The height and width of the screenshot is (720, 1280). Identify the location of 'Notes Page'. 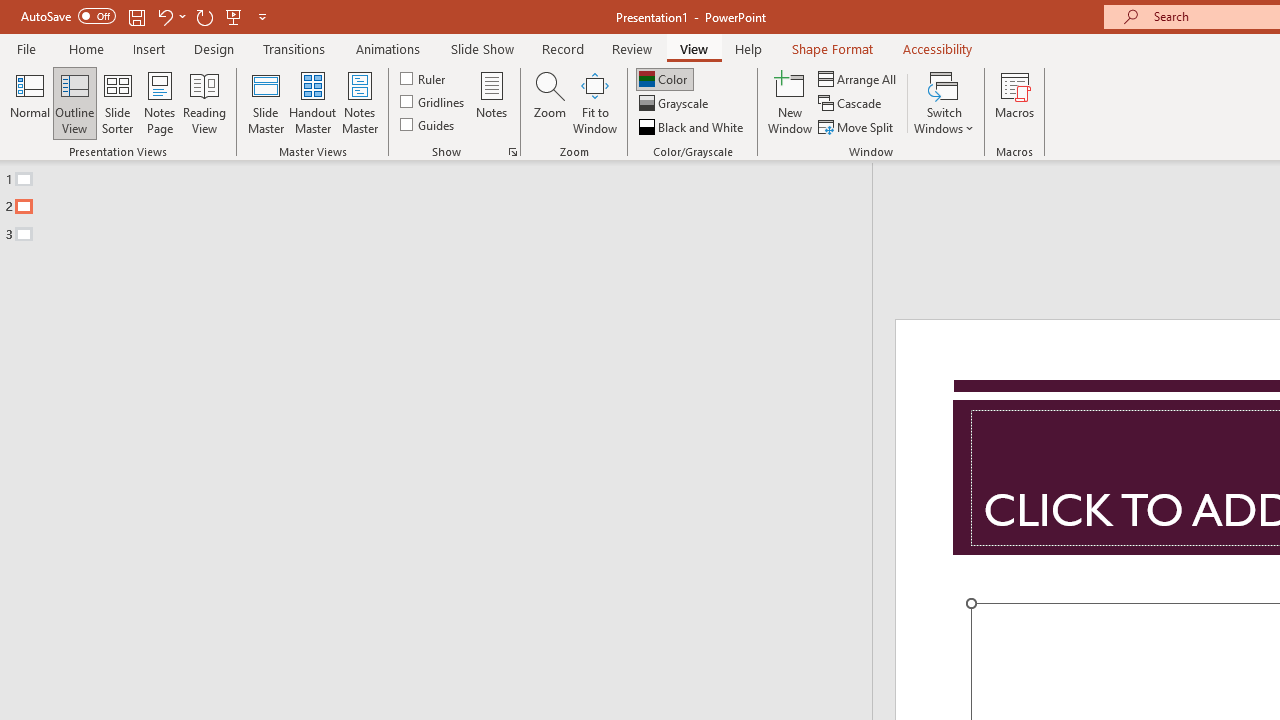
(160, 103).